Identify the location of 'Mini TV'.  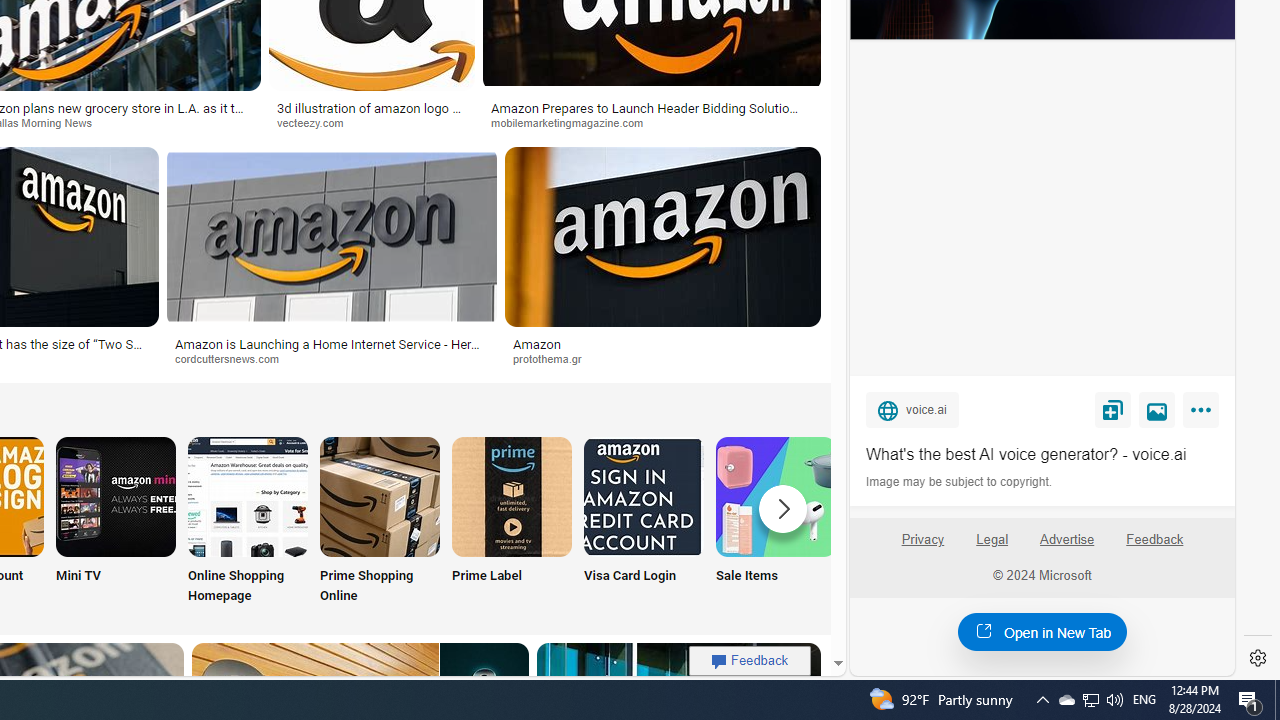
(115, 521).